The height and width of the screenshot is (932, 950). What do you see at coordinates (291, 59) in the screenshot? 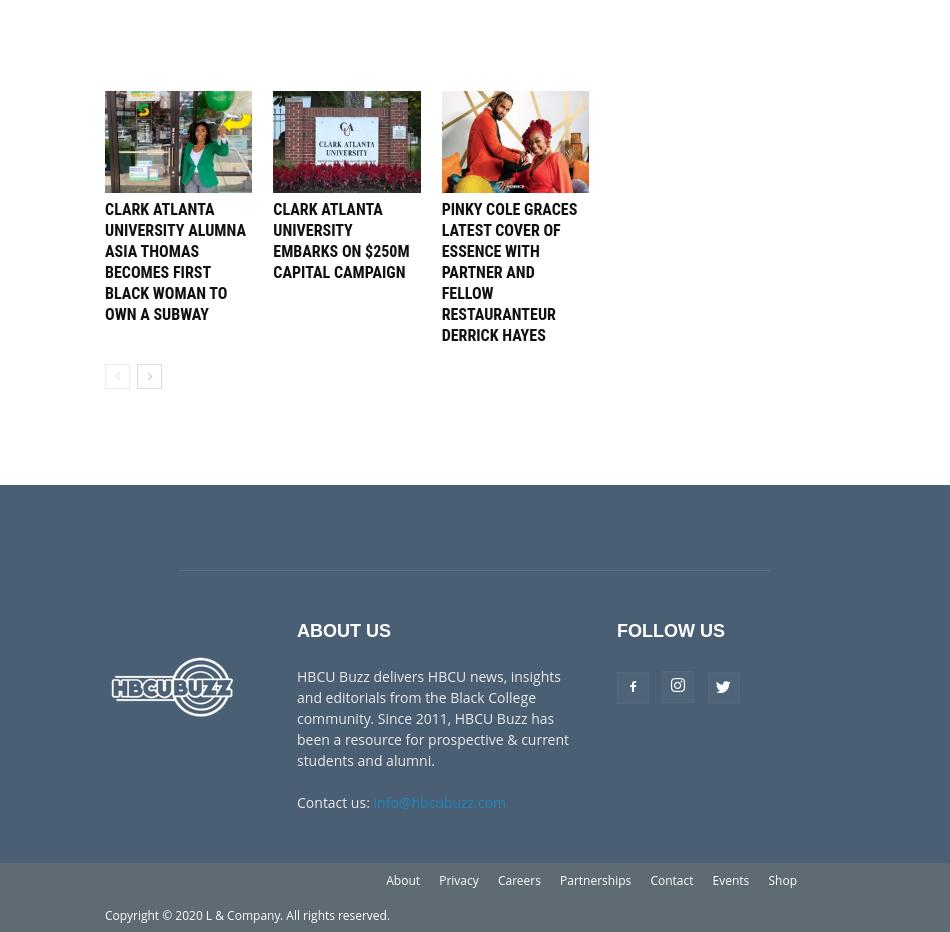
I see `'MORE FROM AUTHOR'` at bounding box center [291, 59].